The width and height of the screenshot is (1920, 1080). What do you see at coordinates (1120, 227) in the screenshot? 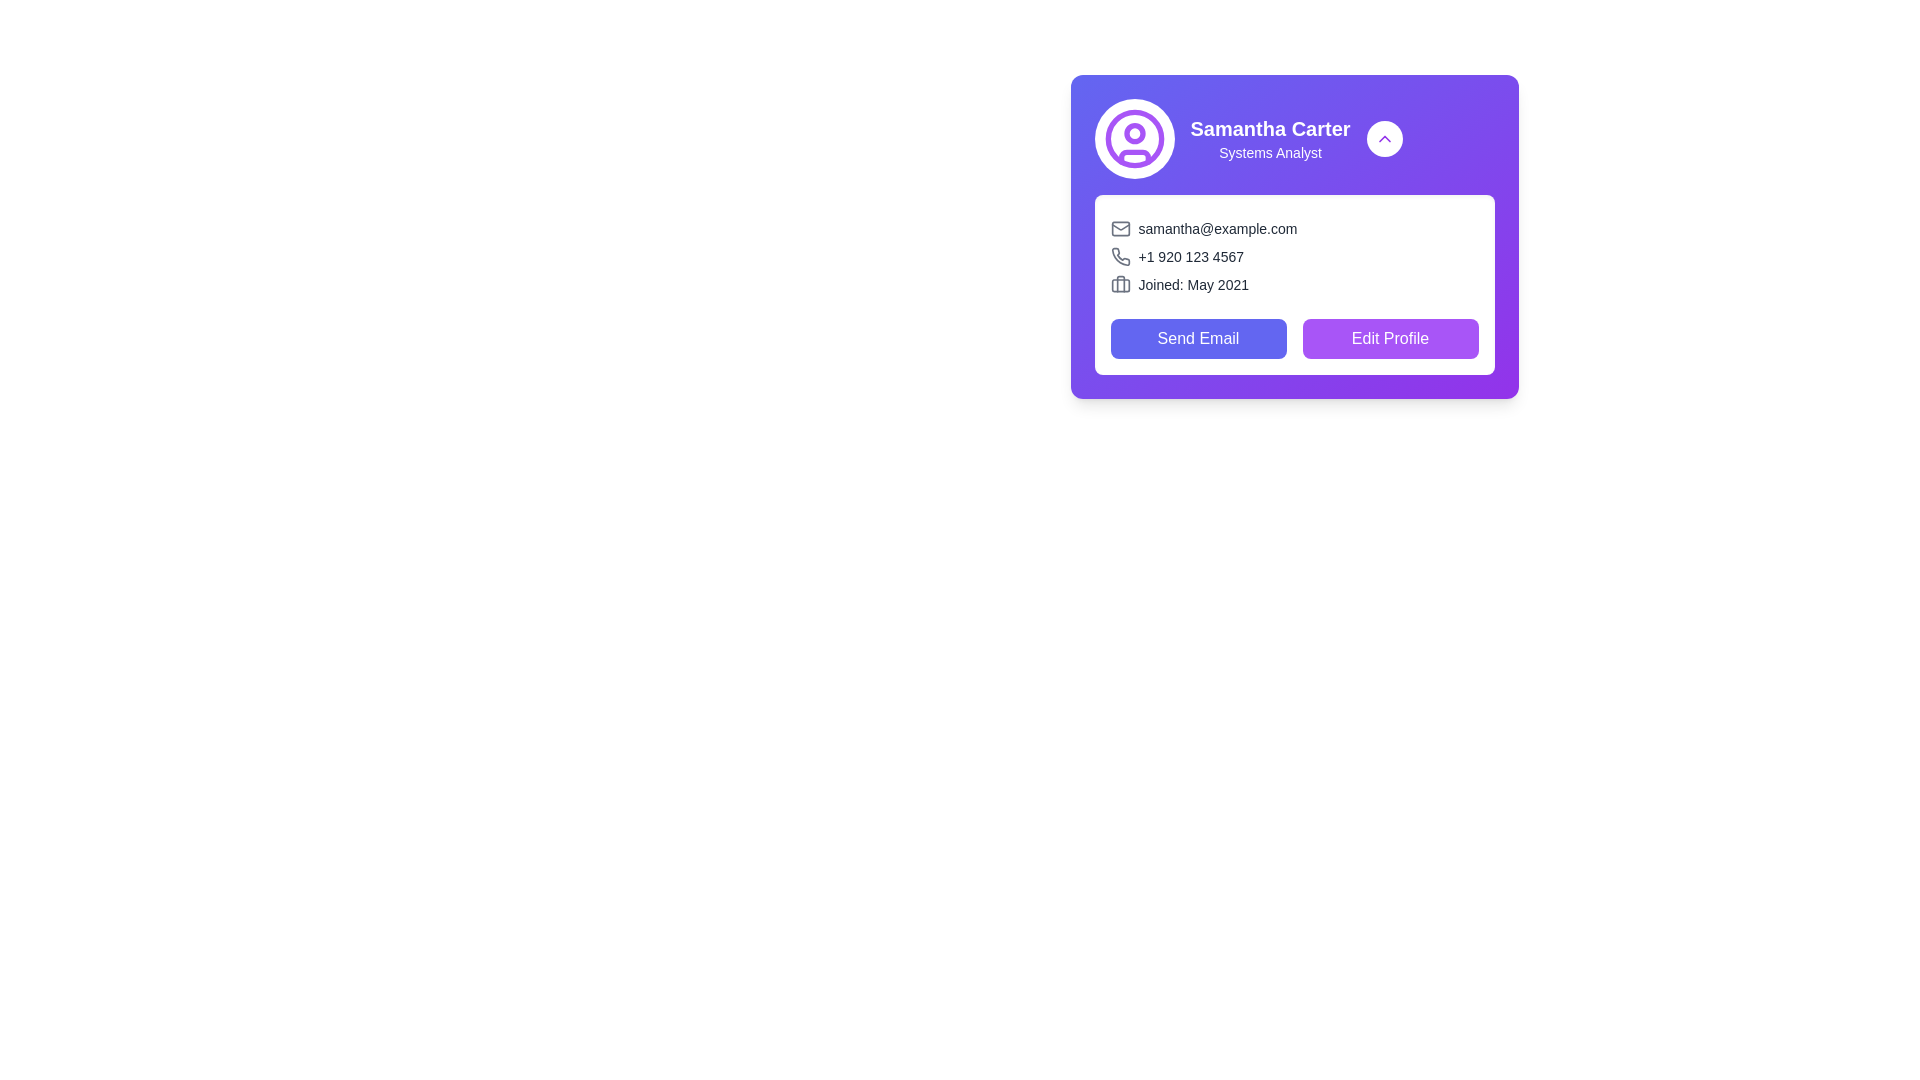
I see `the decorative vector graphic rectangle that forms part of the mail envelope icon within the profile card interface` at bounding box center [1120, 227].